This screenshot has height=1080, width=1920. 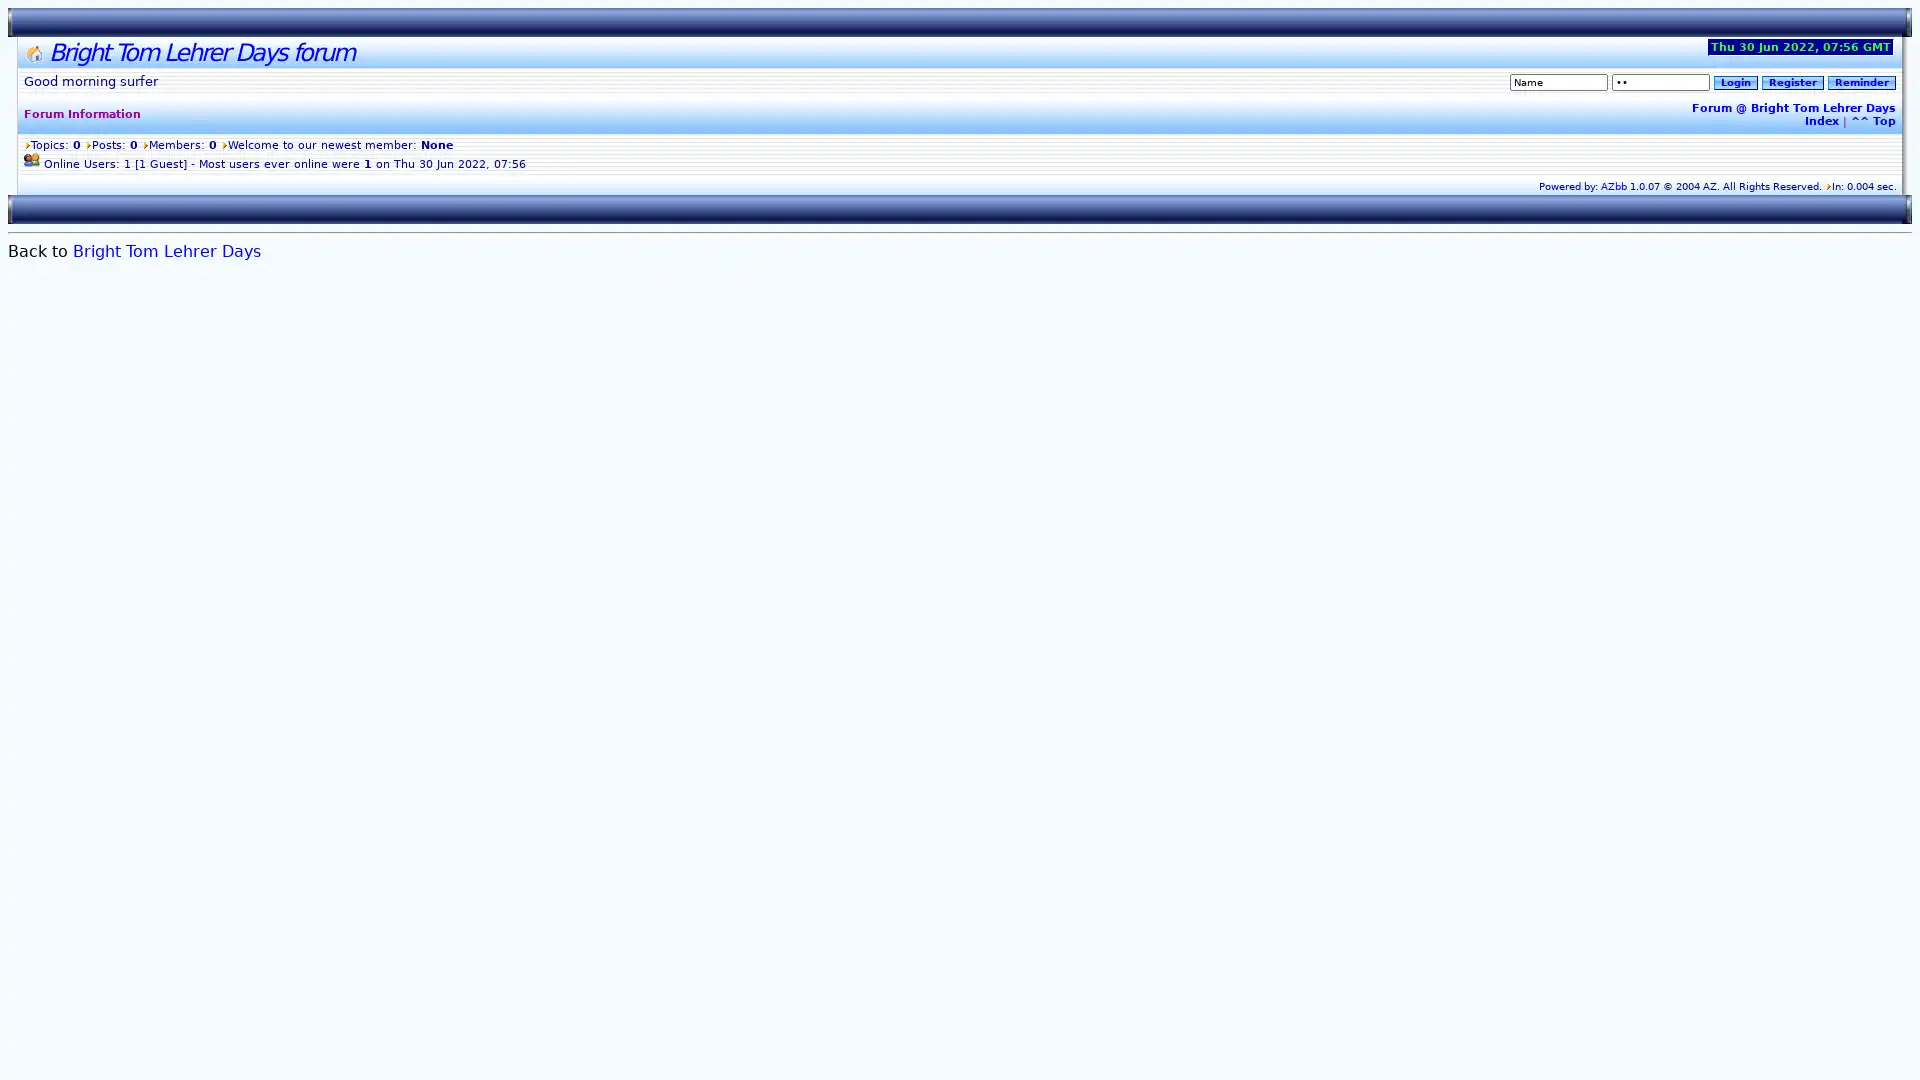 I want to click on Login, so click(x=1735, y=80).